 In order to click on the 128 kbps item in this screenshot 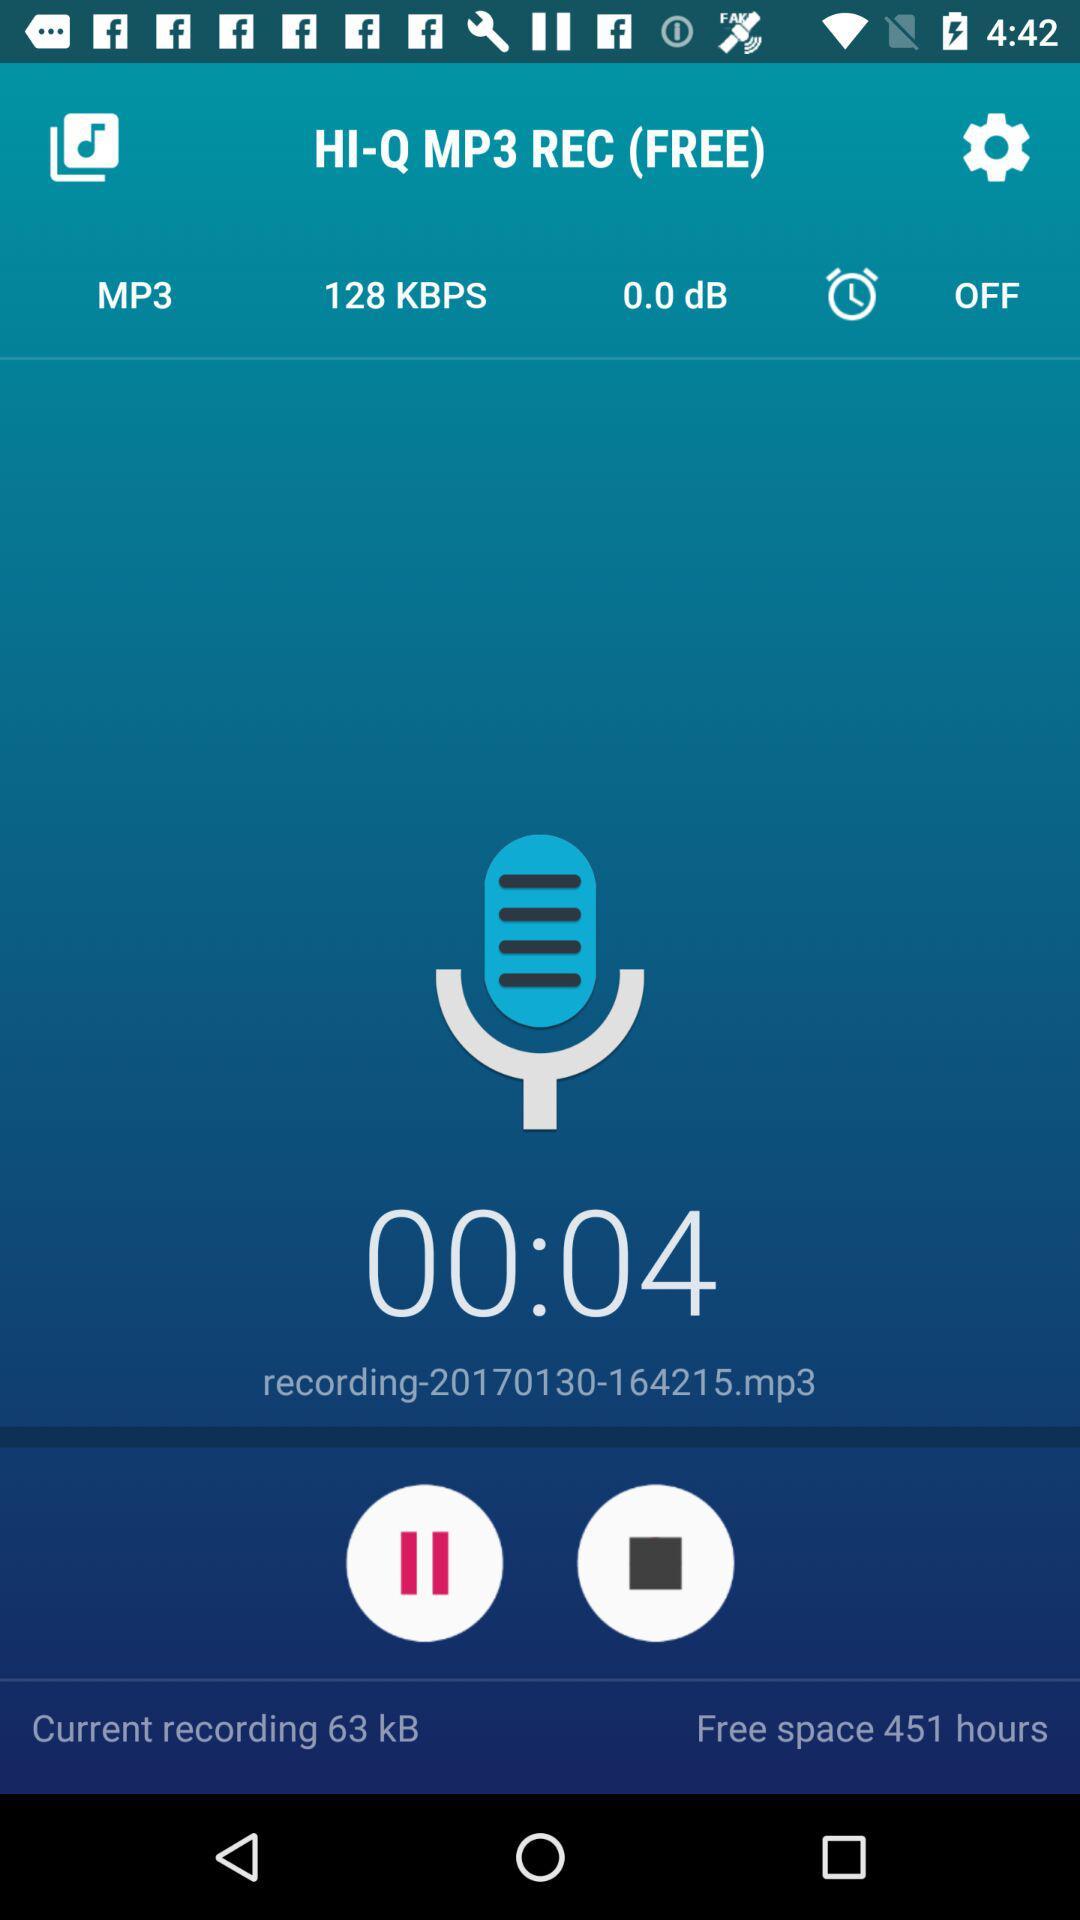, I will do `click(405, 292)`.